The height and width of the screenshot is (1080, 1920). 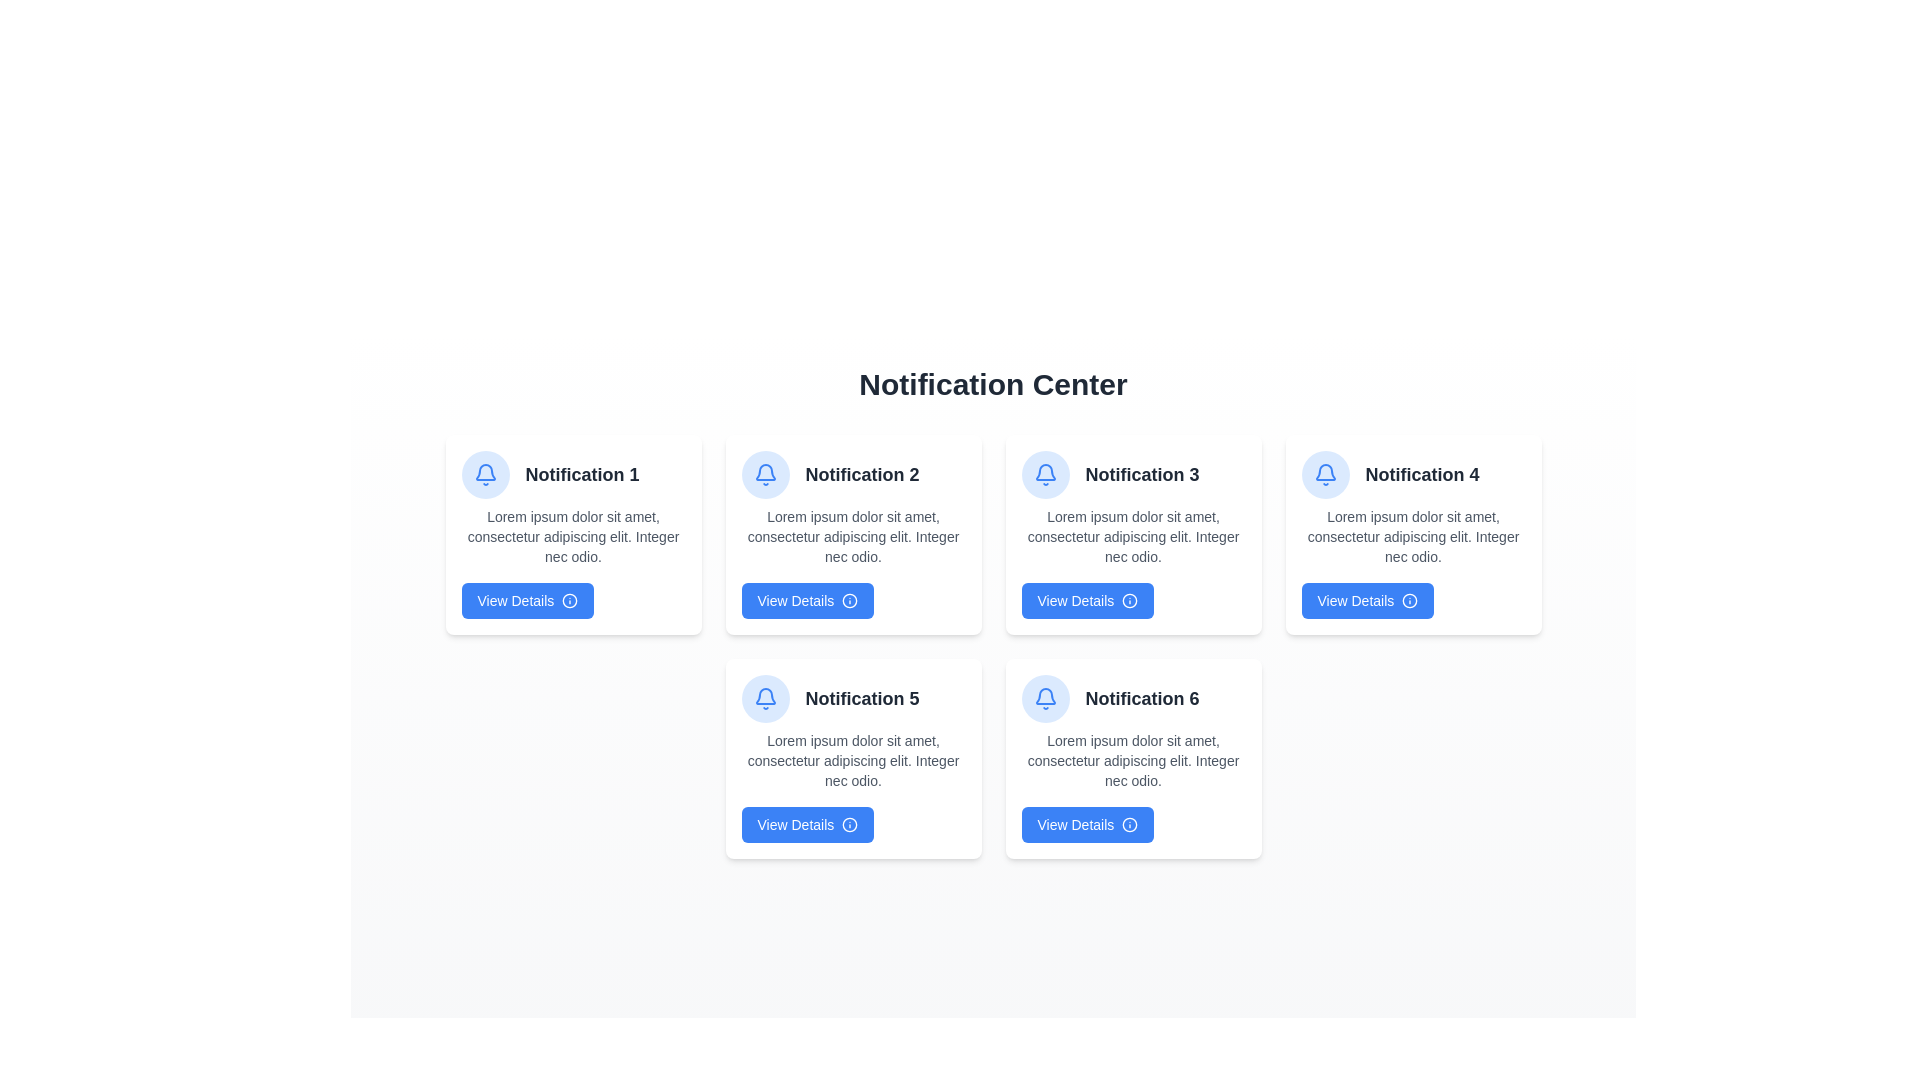 What do you see at coordinates (764, 695) in the screenshot?
I see `the bell-shaped icon with a blue outline in the top-left corner of the 'Notification 1' card` at bounding box center [764, 695].